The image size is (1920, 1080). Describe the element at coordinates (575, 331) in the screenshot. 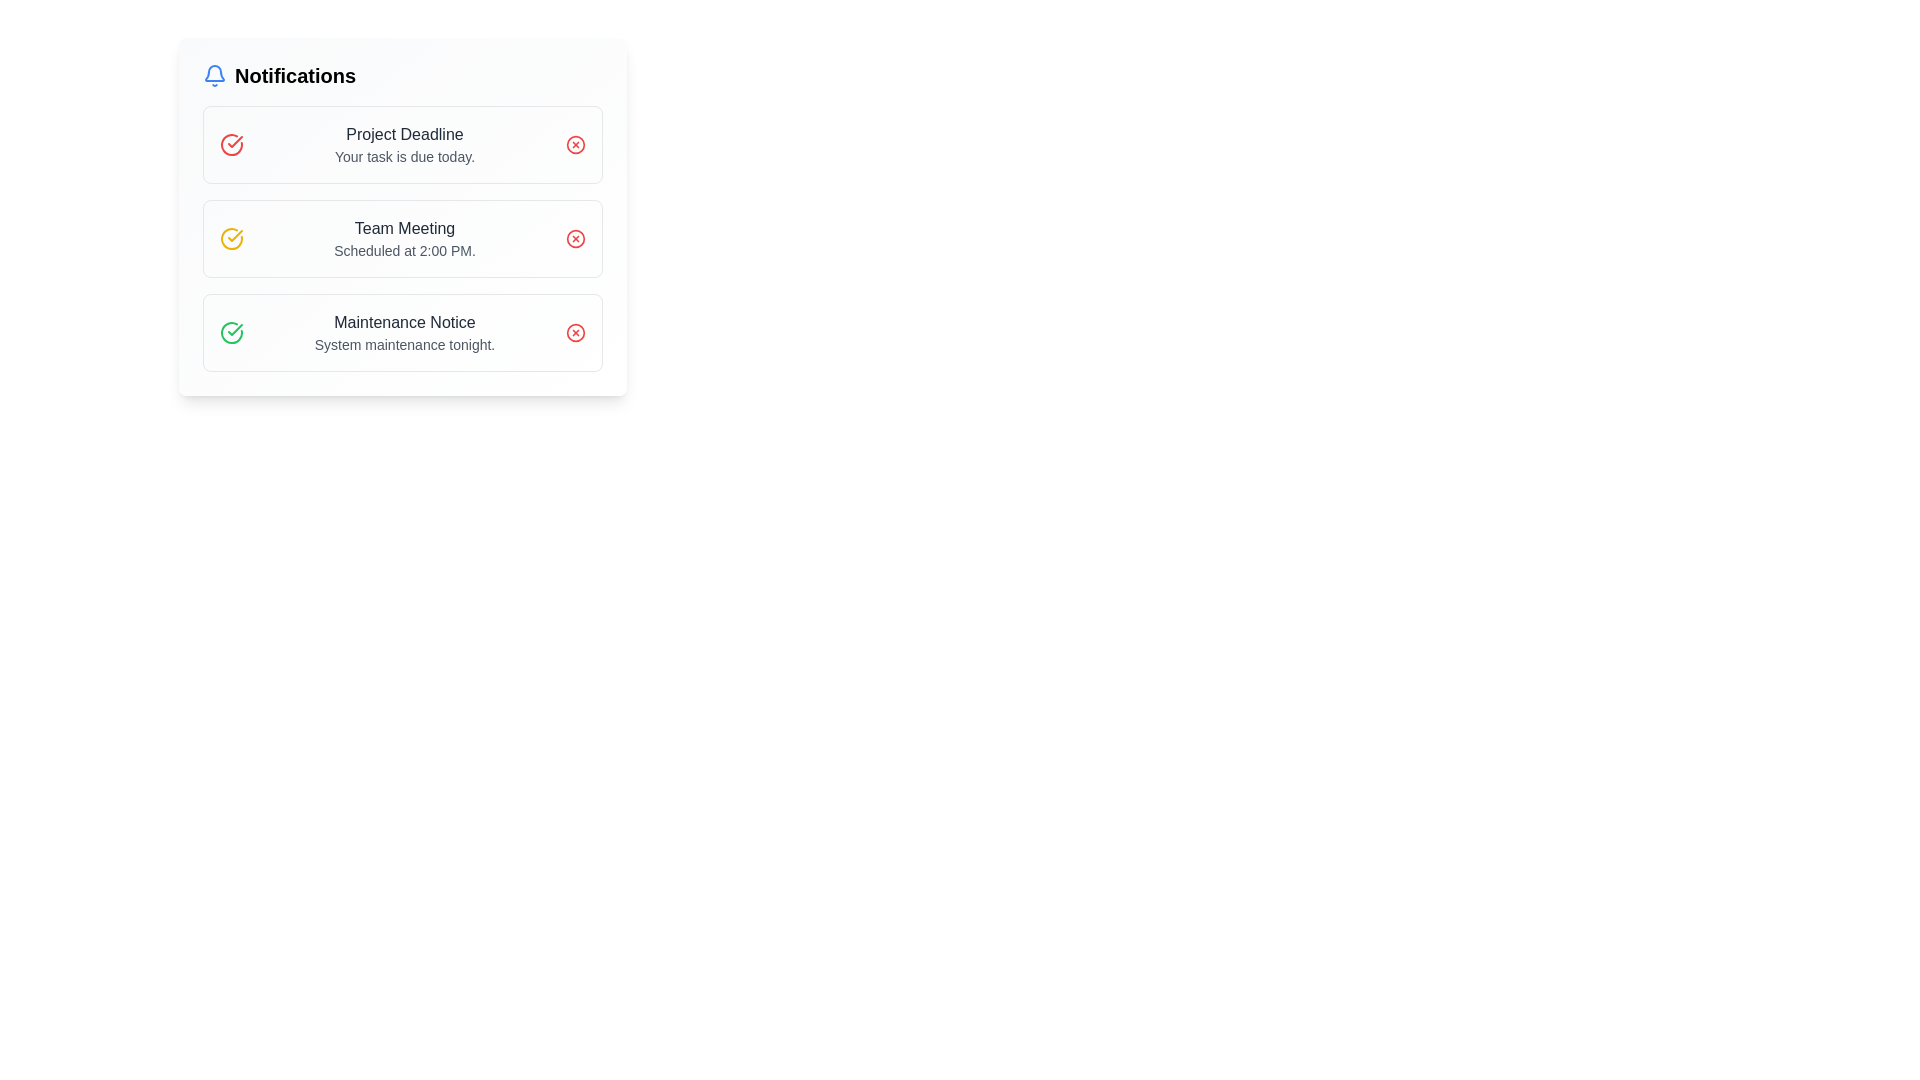

I see `the delete icon button located at the rightmost side of the third notification item, aligned with the text labeled 'Maintenance Notice'` at that location.